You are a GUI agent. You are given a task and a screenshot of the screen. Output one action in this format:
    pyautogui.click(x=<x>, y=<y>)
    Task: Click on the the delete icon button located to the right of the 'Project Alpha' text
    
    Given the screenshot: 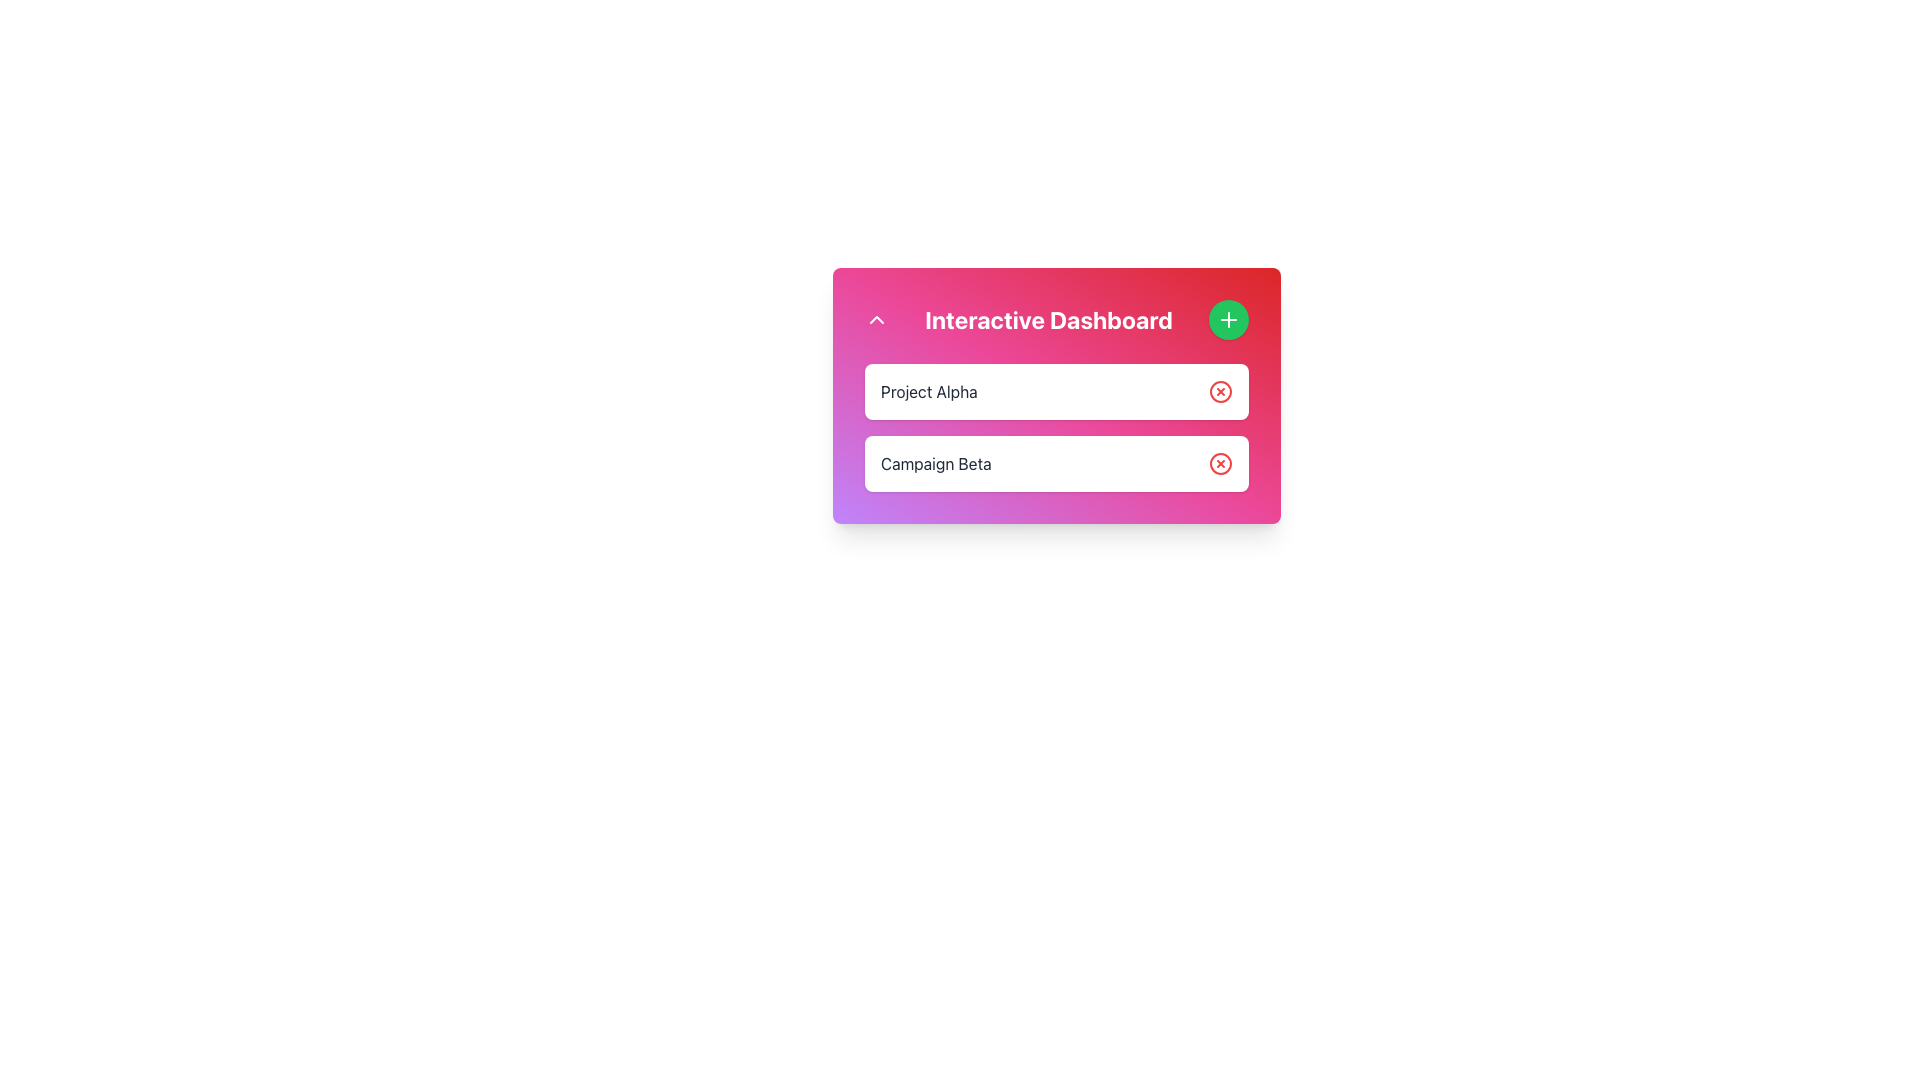 What is the action you would take?
    pyautogui.click(x=1219, y=392)
    